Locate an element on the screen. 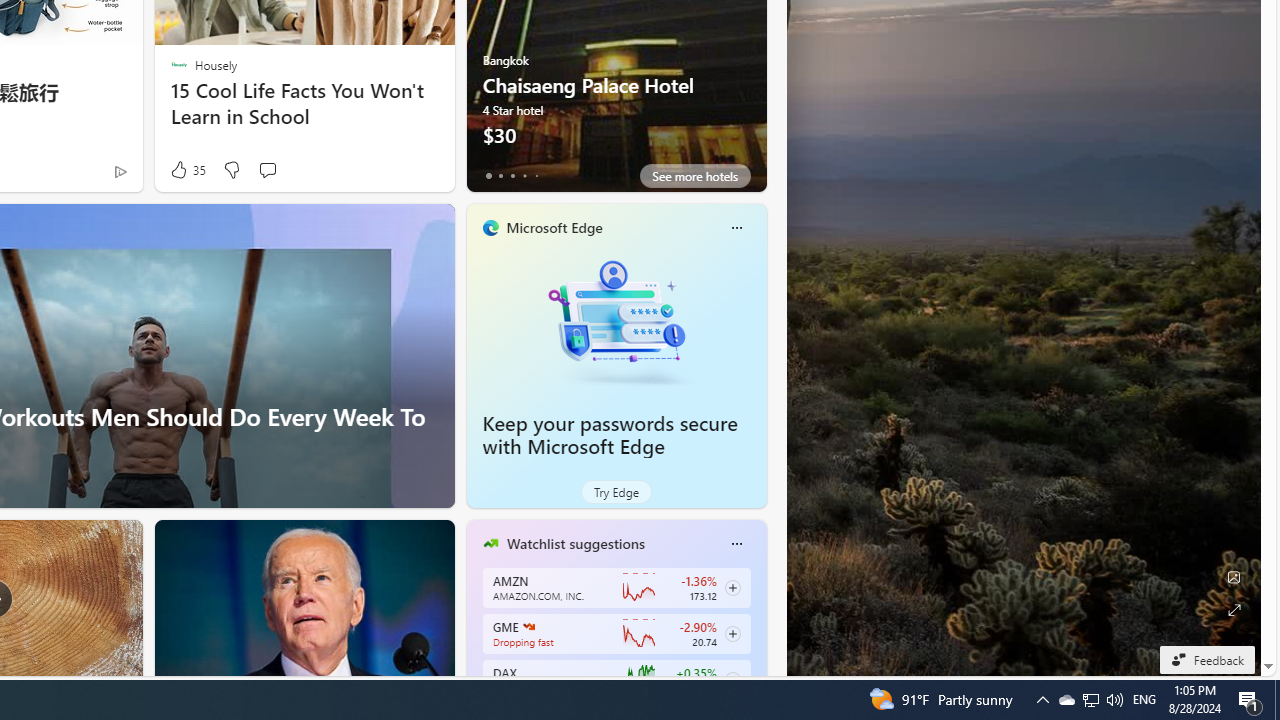  'tab-2' is located at coordinates (512, 175).